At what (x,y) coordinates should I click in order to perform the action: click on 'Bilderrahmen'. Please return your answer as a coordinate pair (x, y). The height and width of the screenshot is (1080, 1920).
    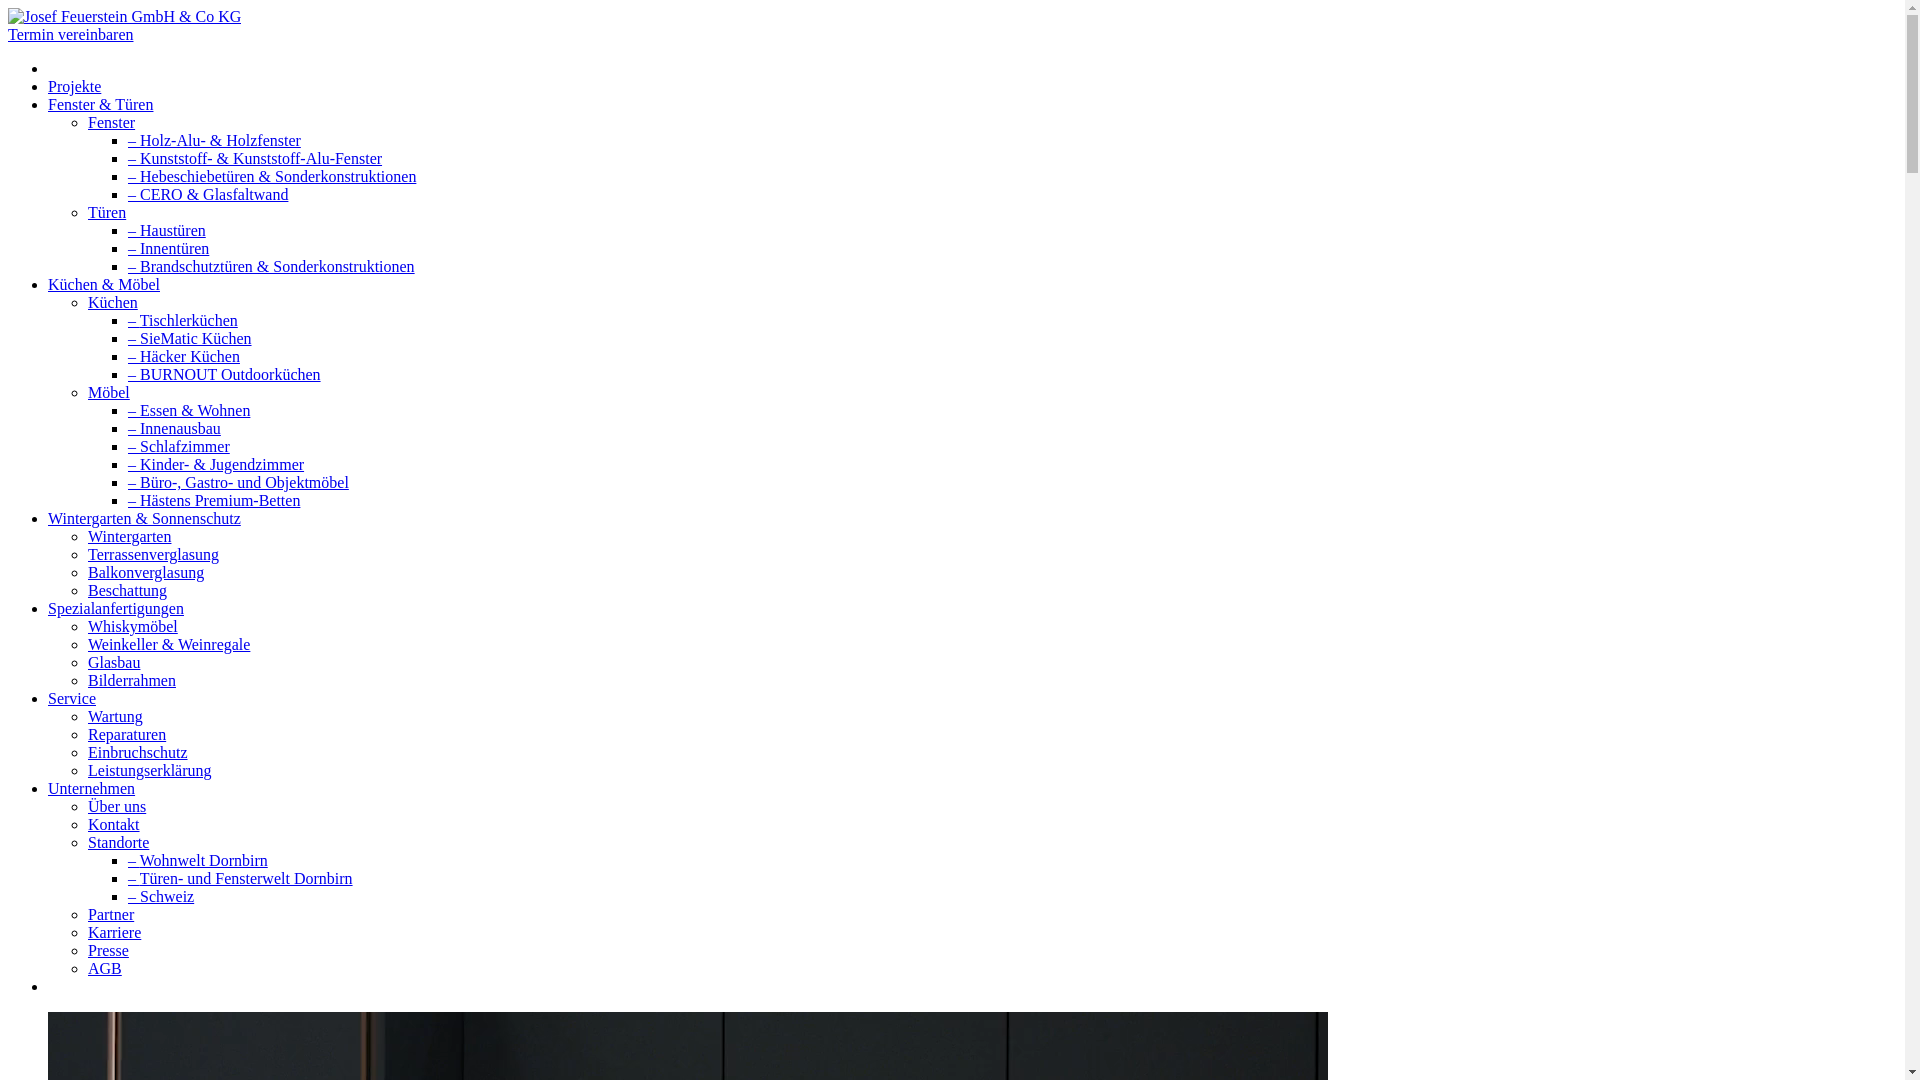
    Looking at the image, I should click on (130, 679).